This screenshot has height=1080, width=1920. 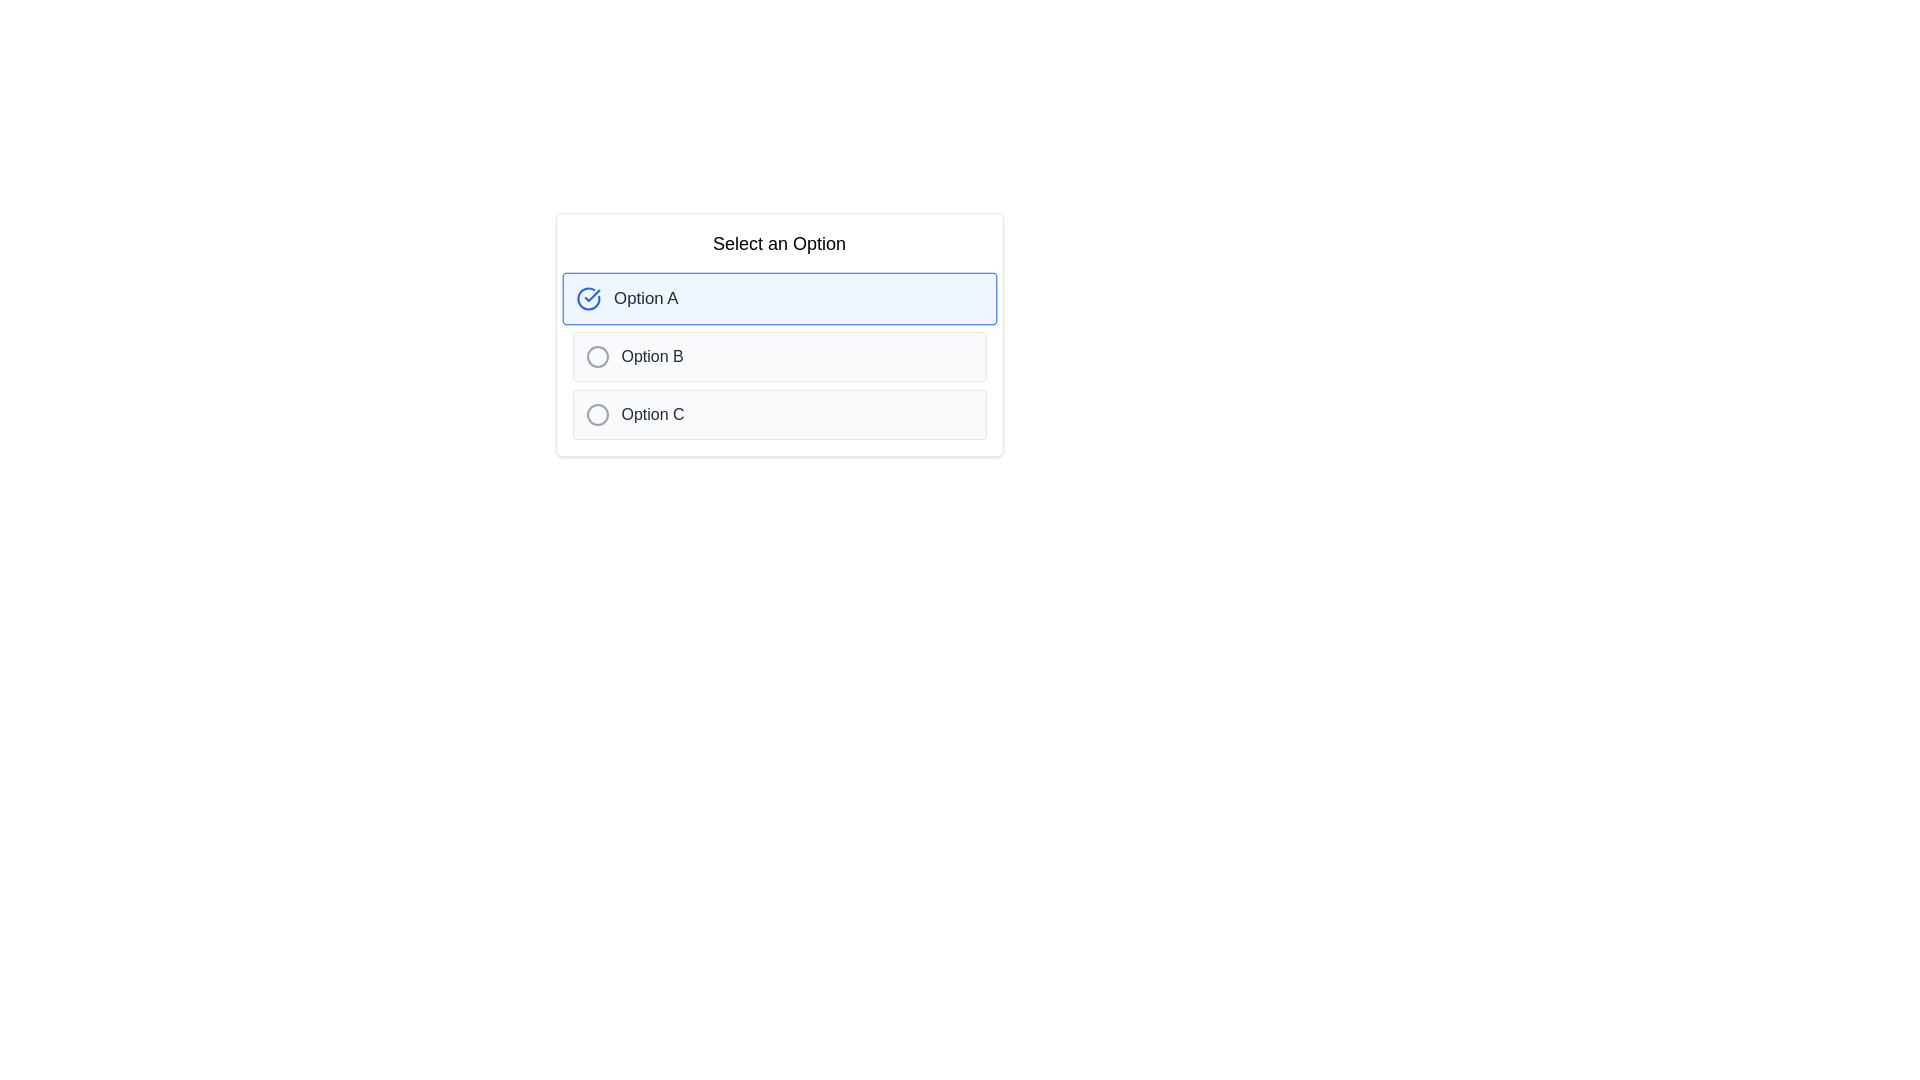 I want to click on the radio button for 'Option C' to indicate the active selection possibility, so click(x=596, y=414).